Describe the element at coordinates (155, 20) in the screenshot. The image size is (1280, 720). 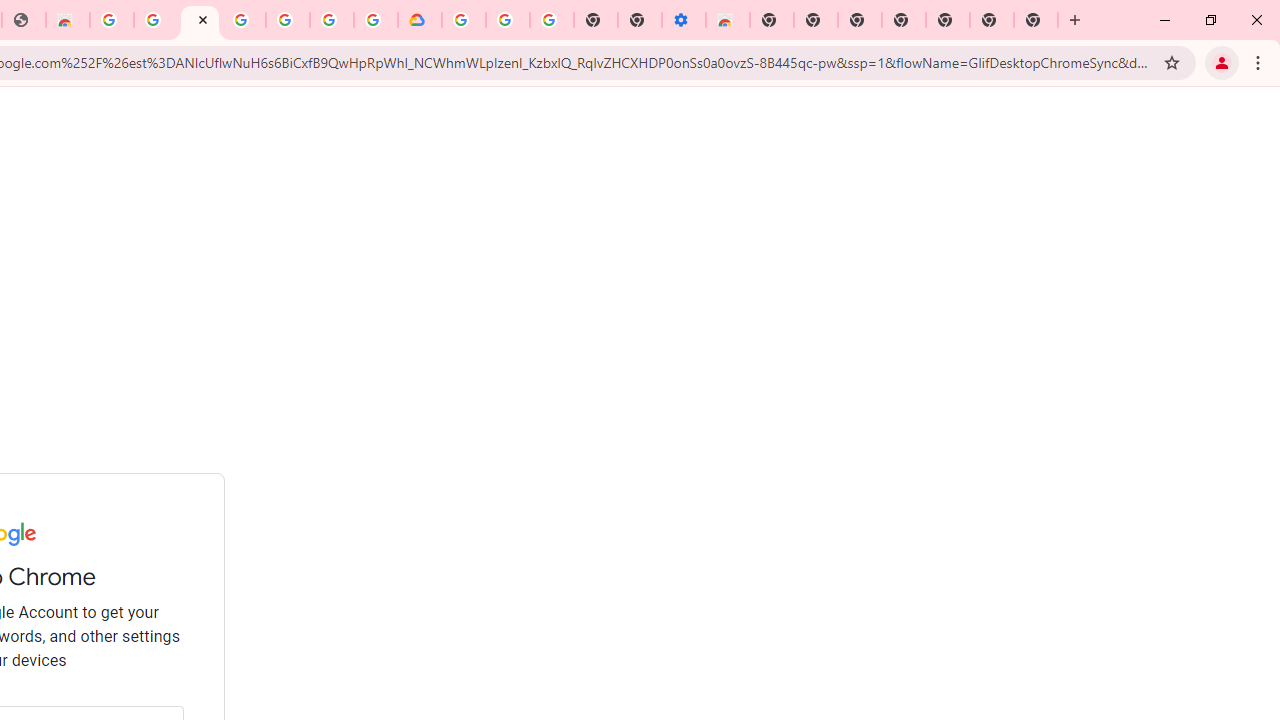
I see `'Ad Settings'` at that location.